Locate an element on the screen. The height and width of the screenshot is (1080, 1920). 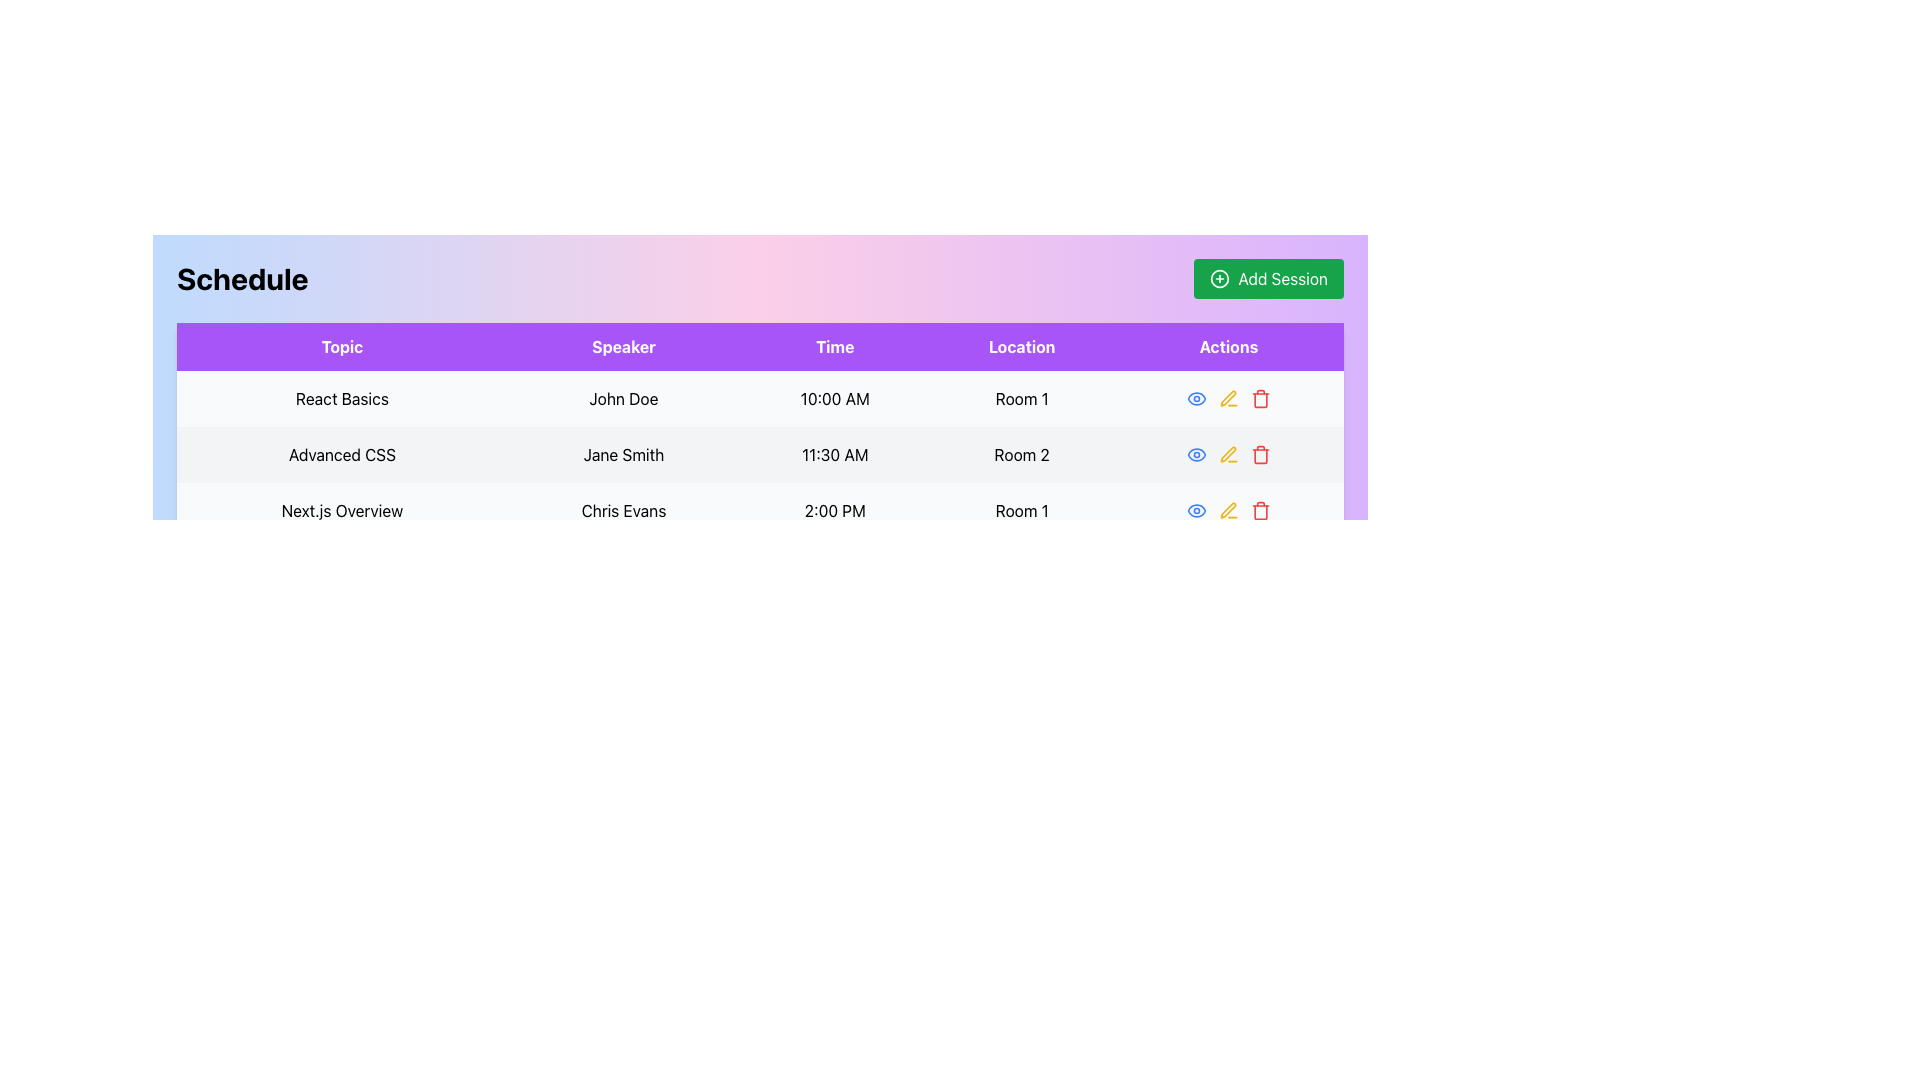
the add session icon embedded in the green 'Add Session' button located at the top-right corner of the page to initiate the add session action is located at coordinates (1219, 278).